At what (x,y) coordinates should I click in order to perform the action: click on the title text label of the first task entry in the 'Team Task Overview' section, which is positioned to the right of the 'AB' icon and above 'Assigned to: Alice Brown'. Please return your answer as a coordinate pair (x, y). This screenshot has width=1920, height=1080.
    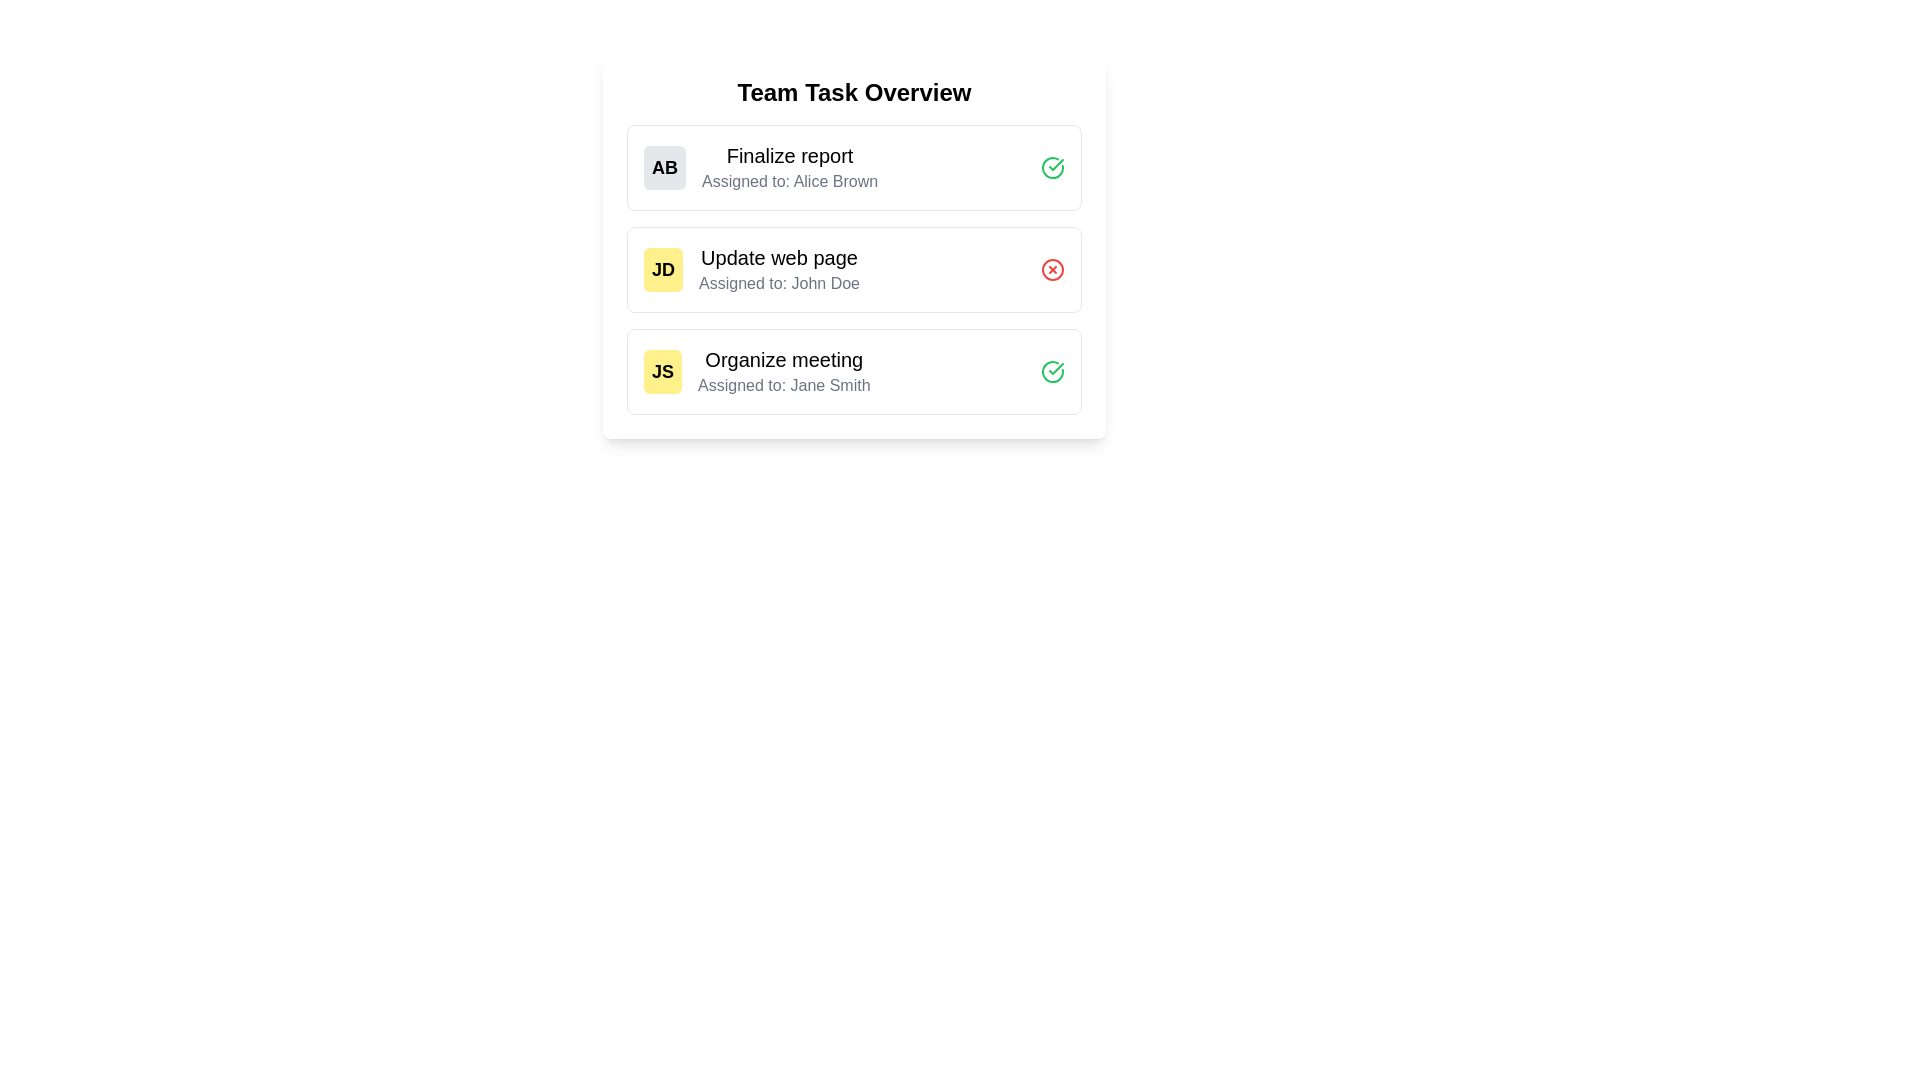
    Looking at the image, I should click on (789, 154).